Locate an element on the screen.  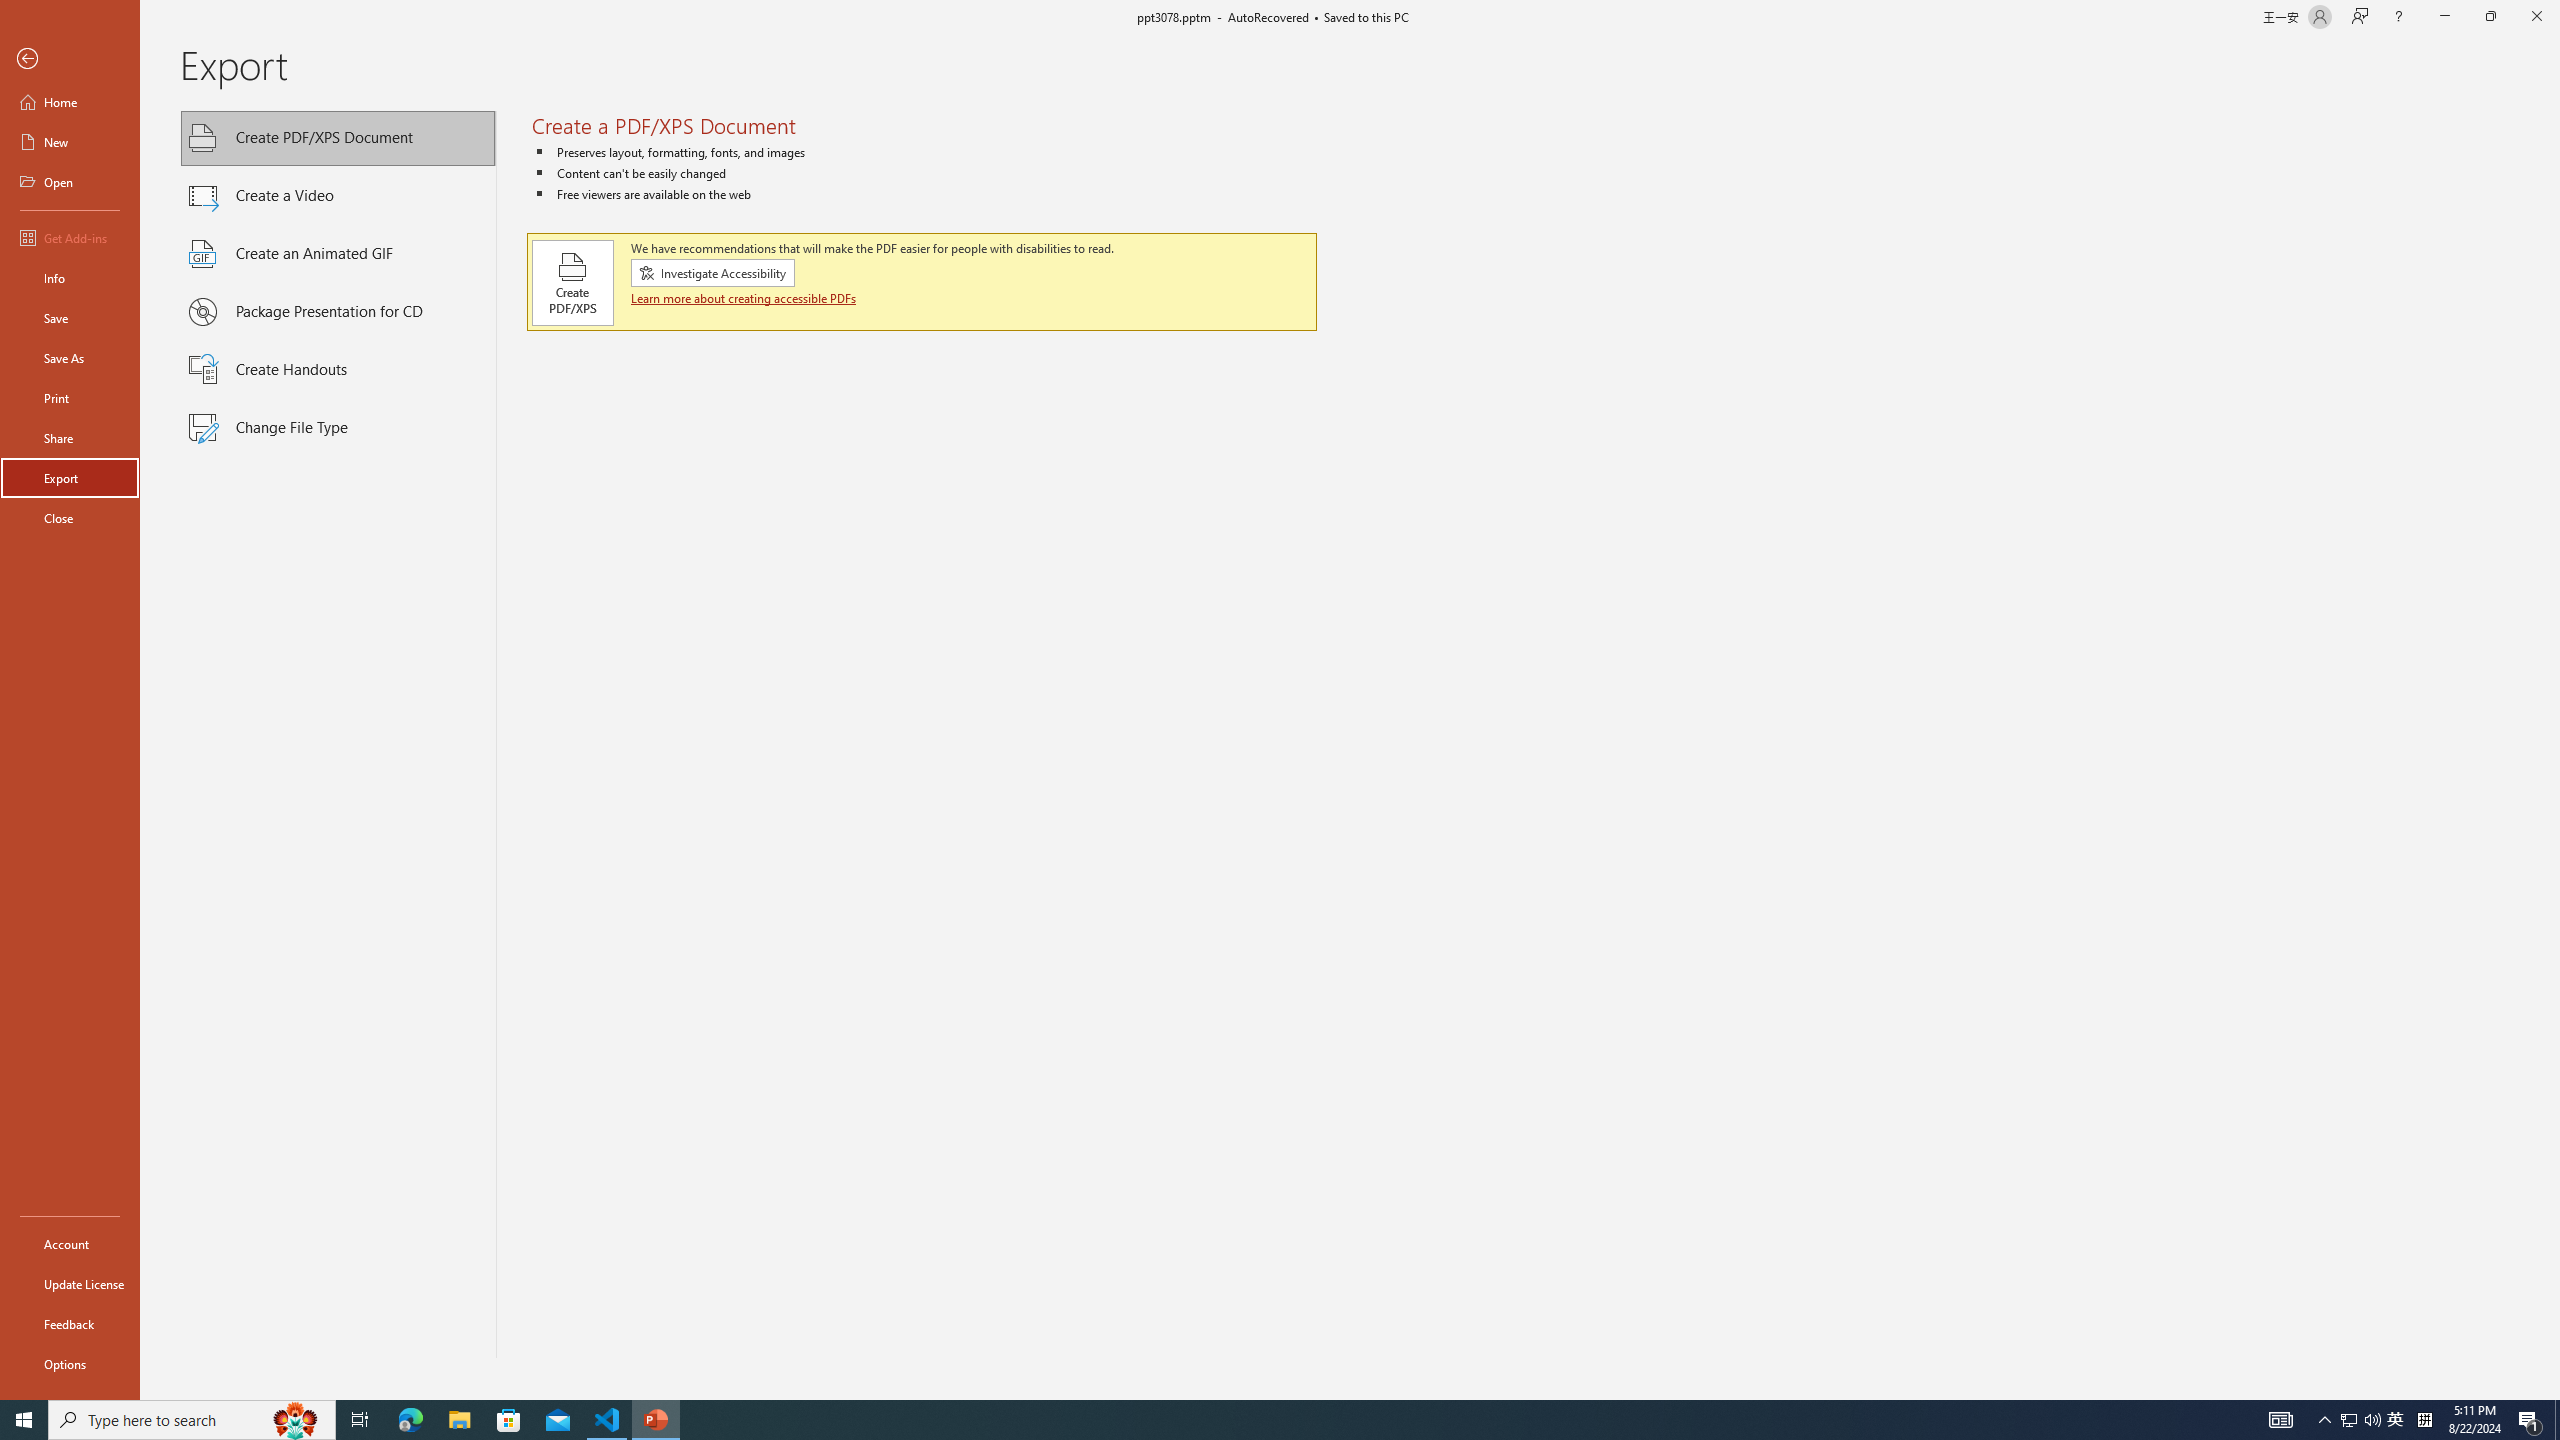
'Account' is located at coordinates (69, 1244).